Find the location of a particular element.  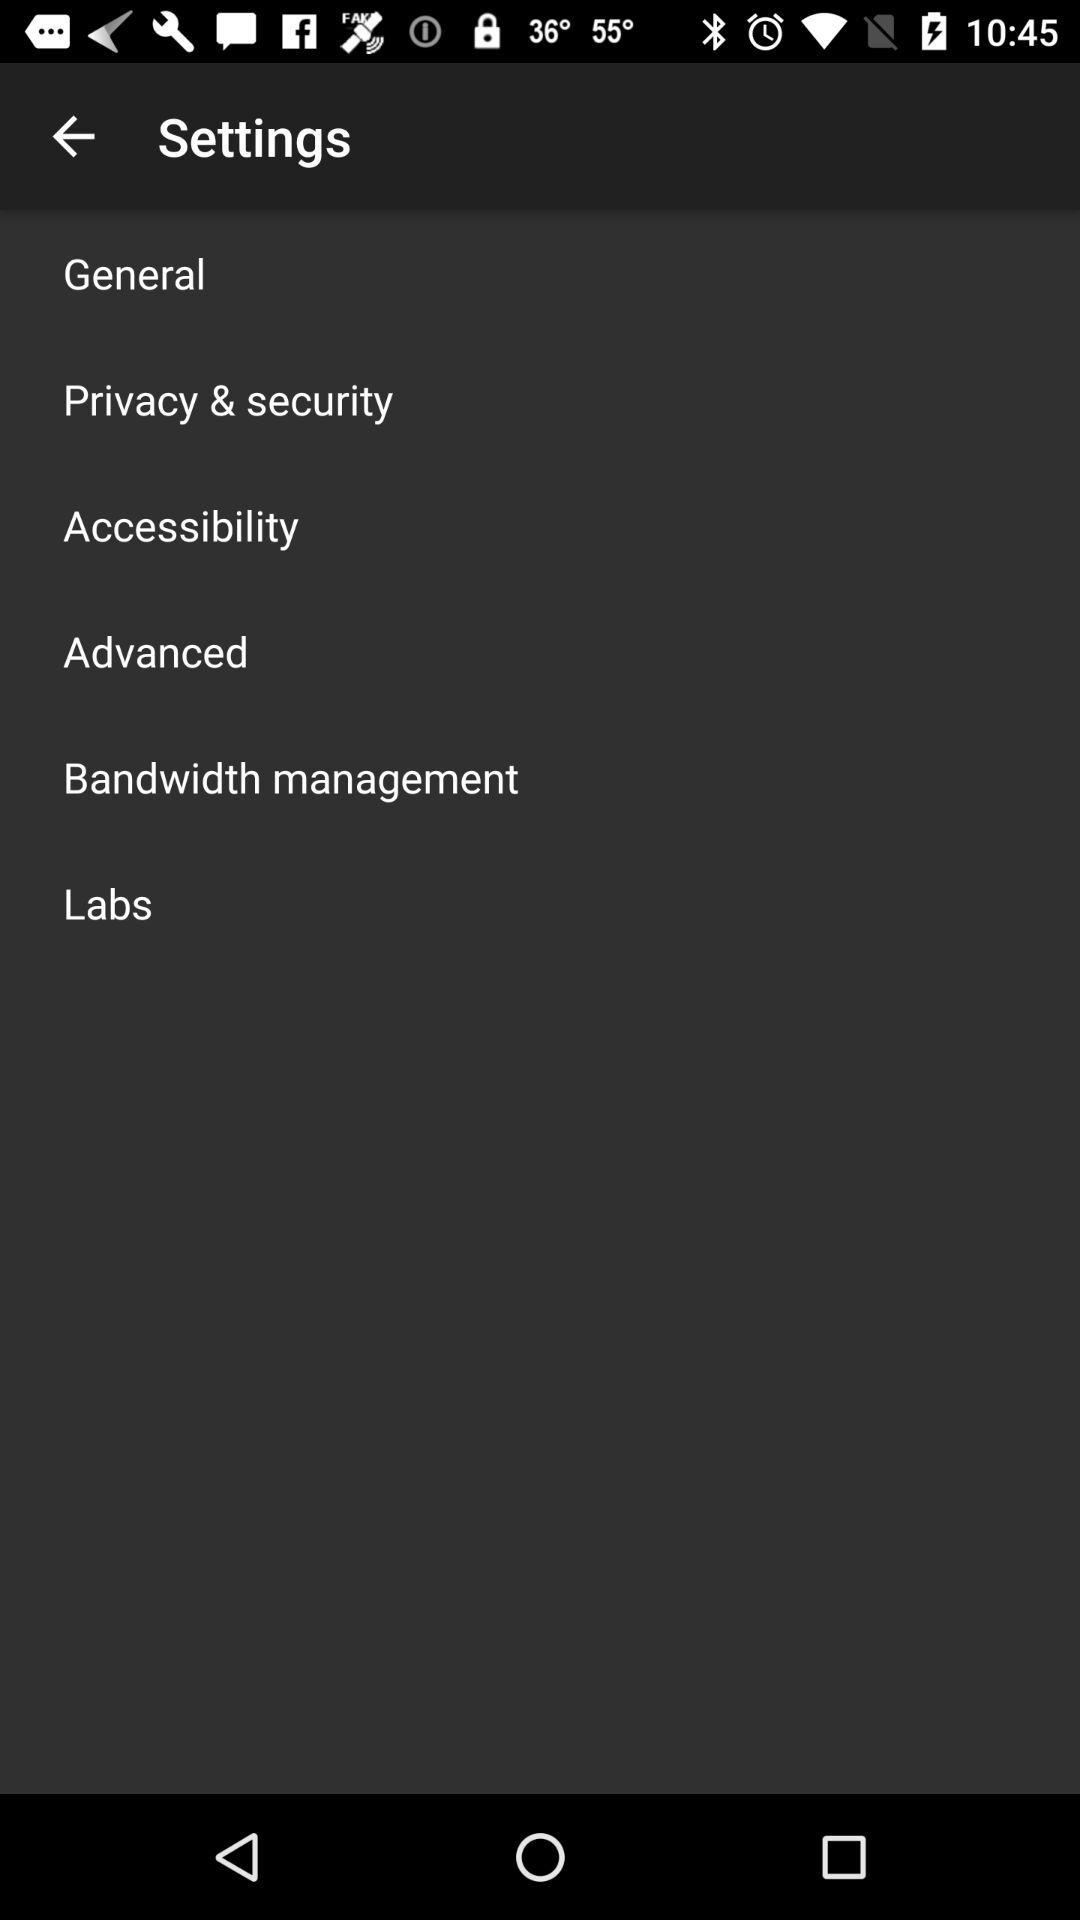

labs is located at coordinates (108, 901).